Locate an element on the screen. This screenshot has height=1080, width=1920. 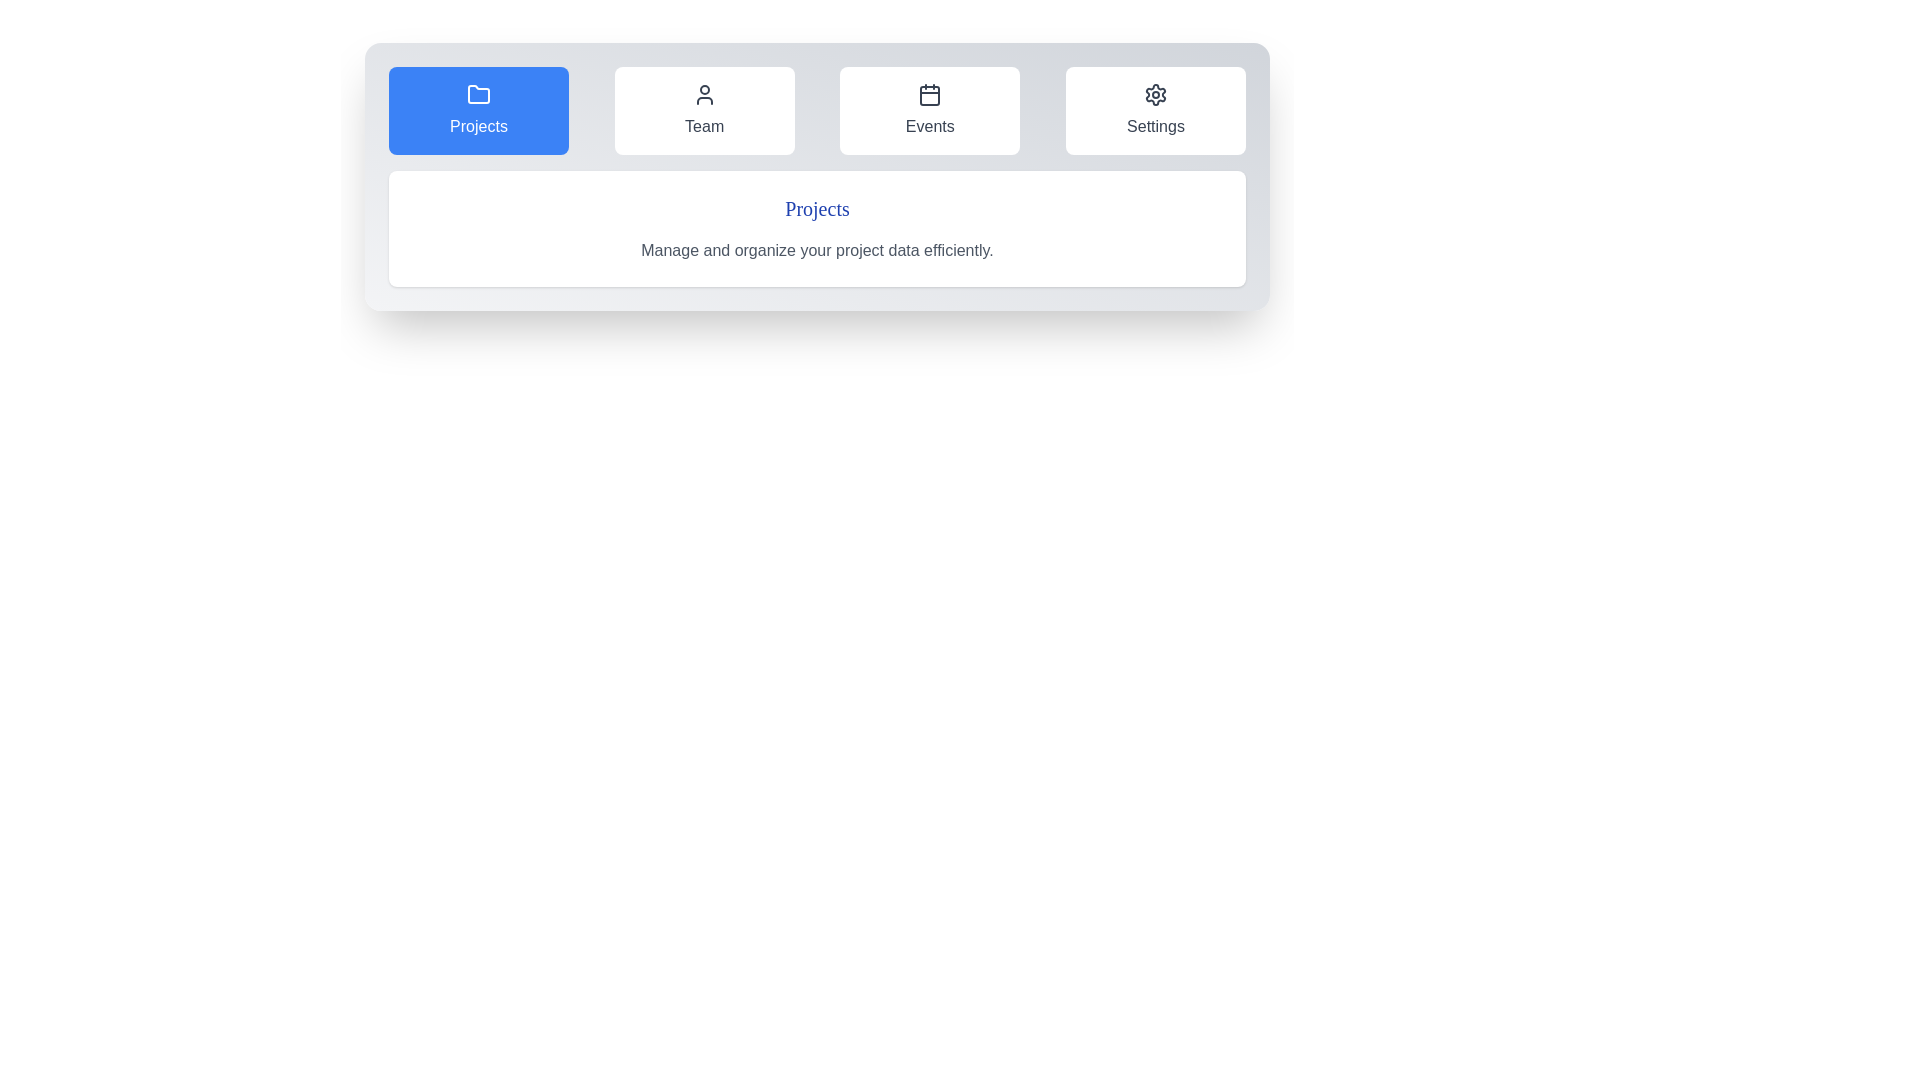
the Projects tab by clicking on its button is located at coordinates (478, 111).